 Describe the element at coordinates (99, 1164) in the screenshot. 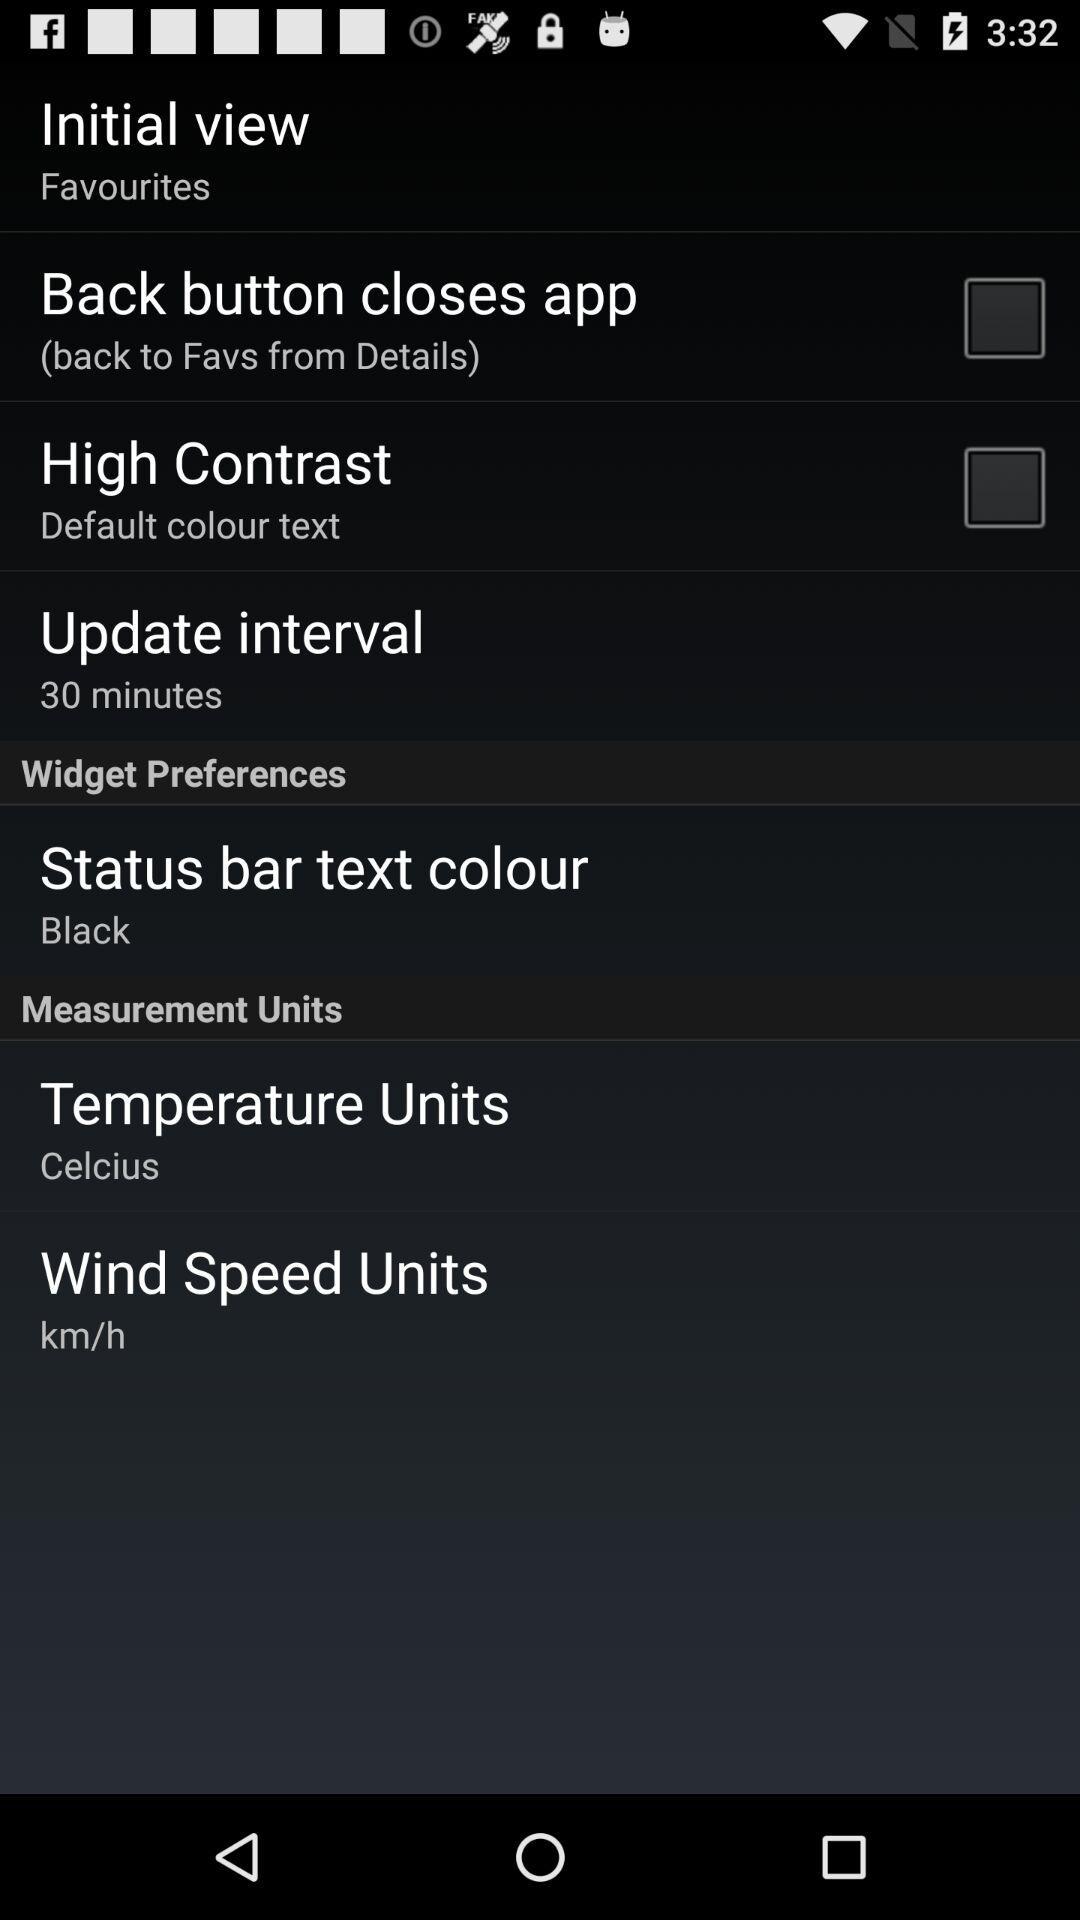

I see `item above the wind speed units` at that location.